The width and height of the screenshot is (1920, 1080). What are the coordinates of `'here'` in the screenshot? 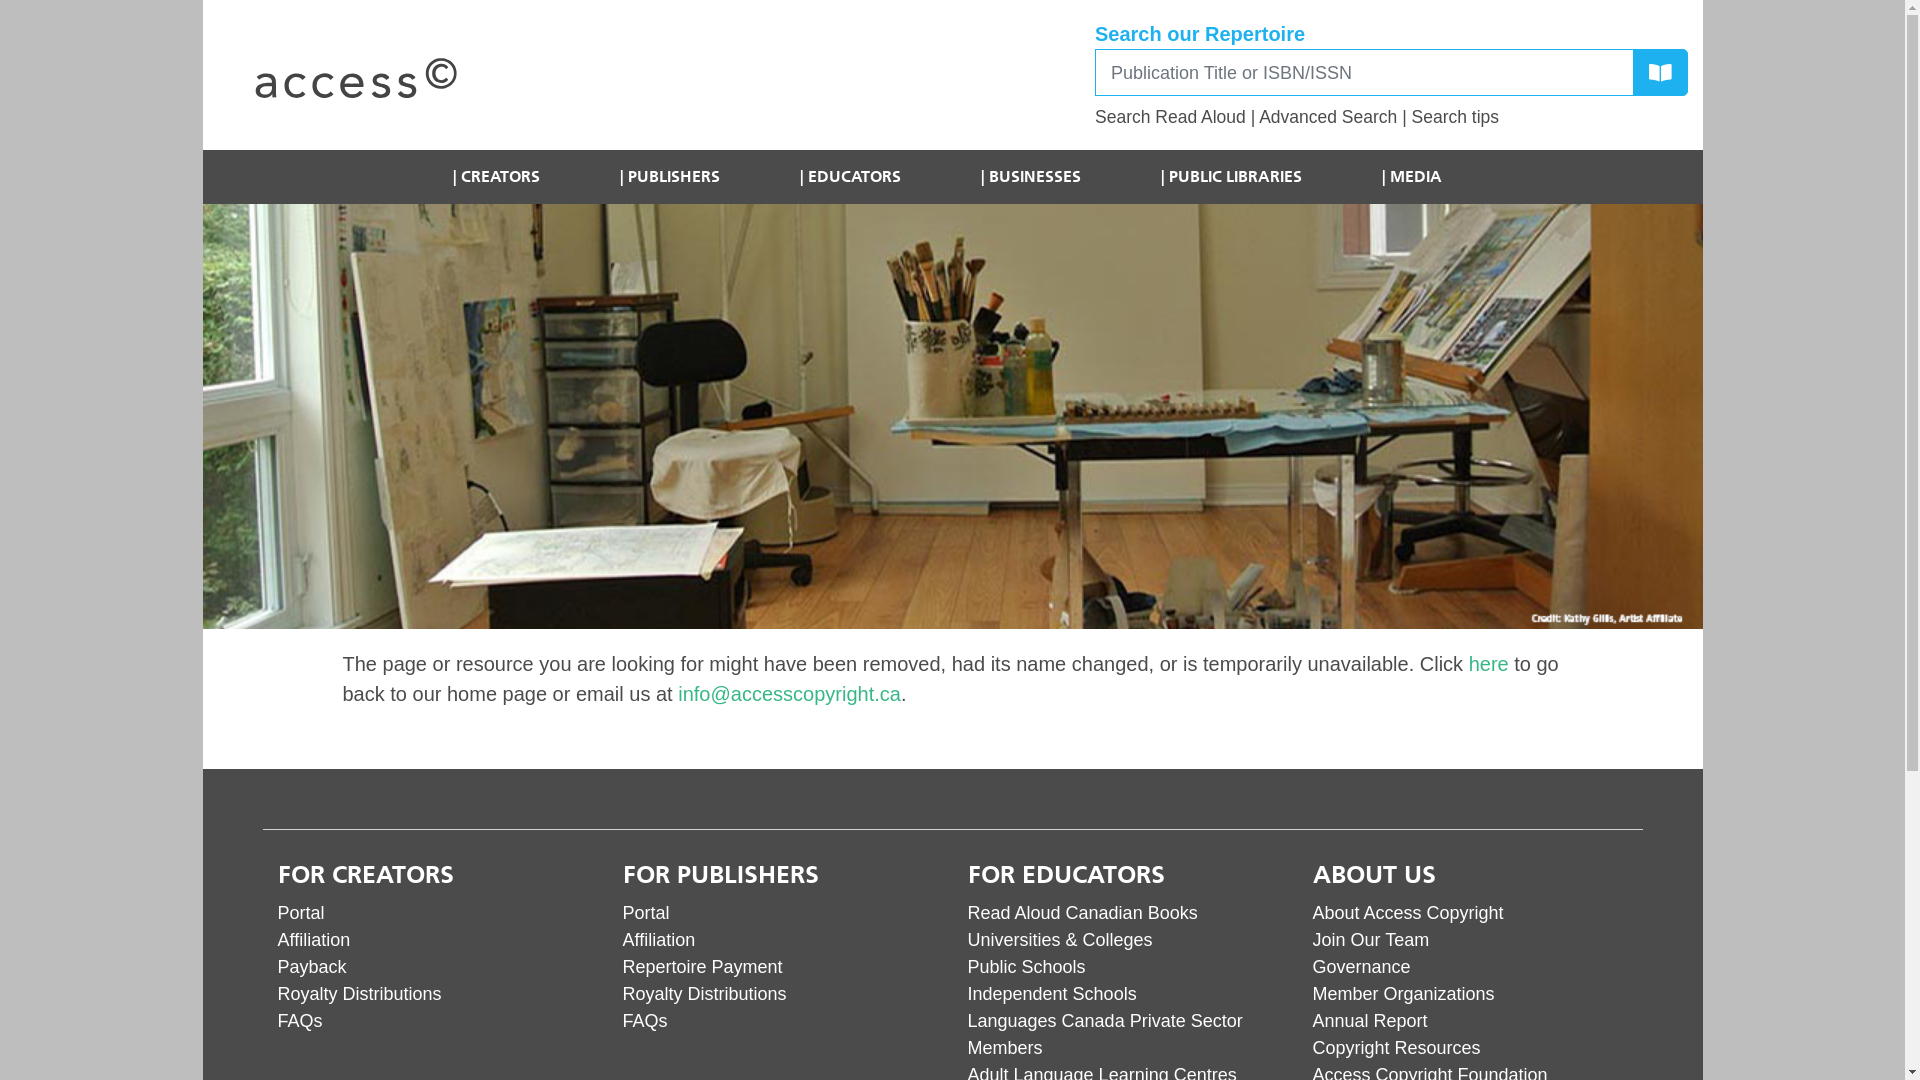 It's located at (1488, 663).